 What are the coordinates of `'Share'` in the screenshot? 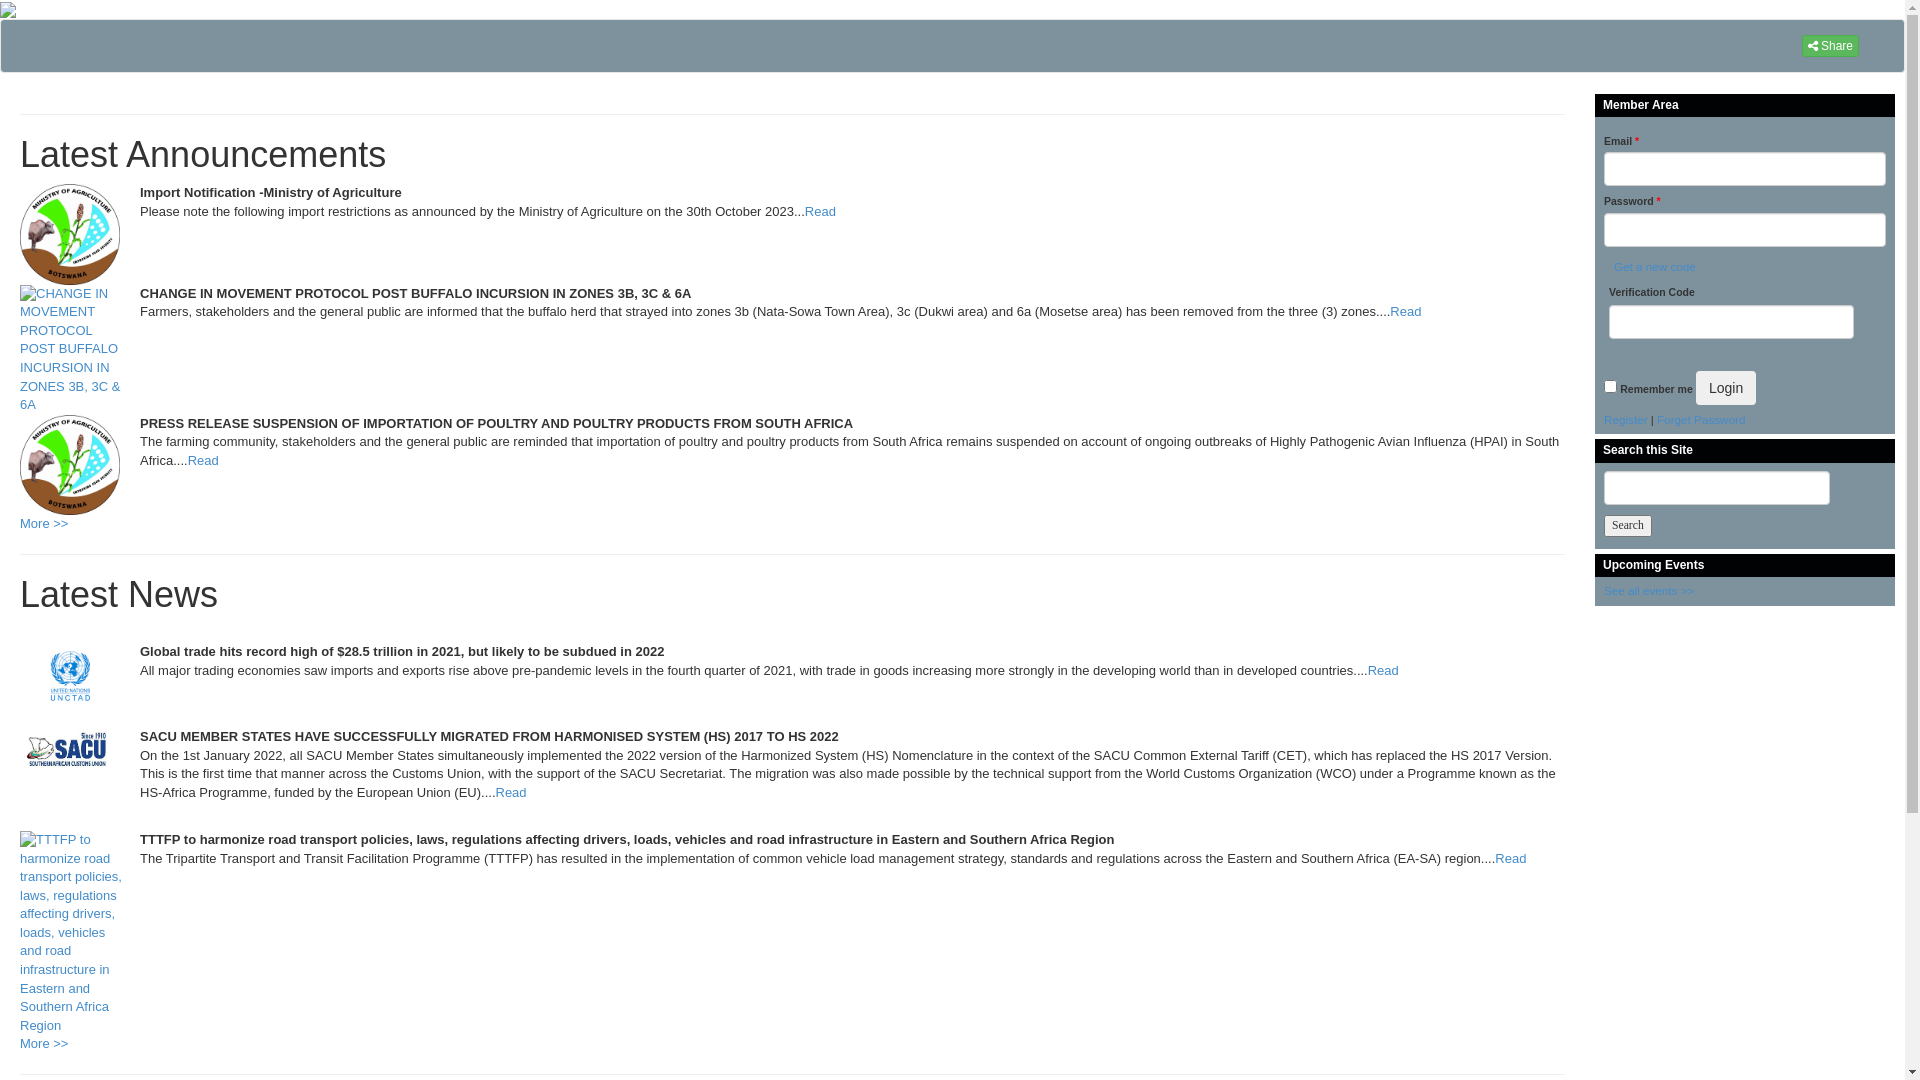 It's located at (1830, 45).